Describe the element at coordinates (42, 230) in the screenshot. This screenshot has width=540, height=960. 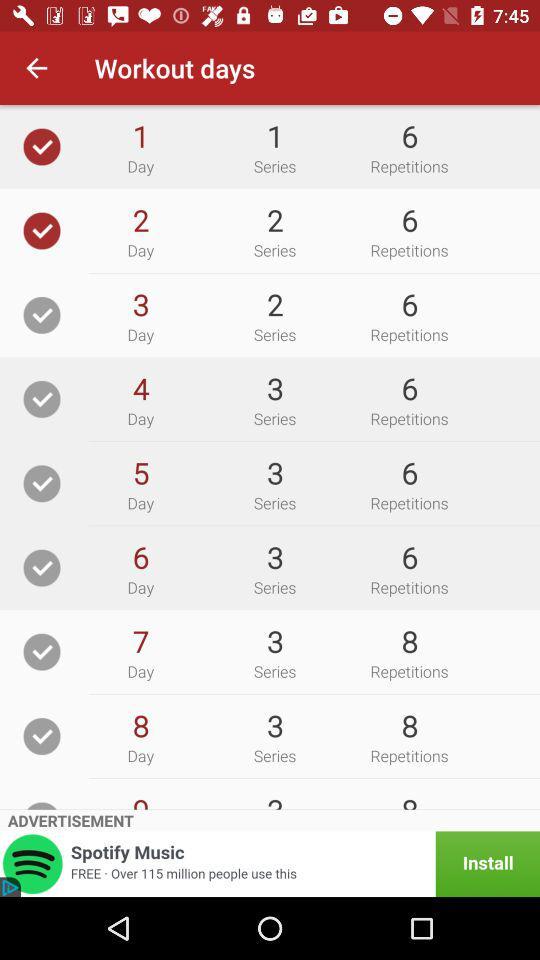
I see `selected box` at that location.